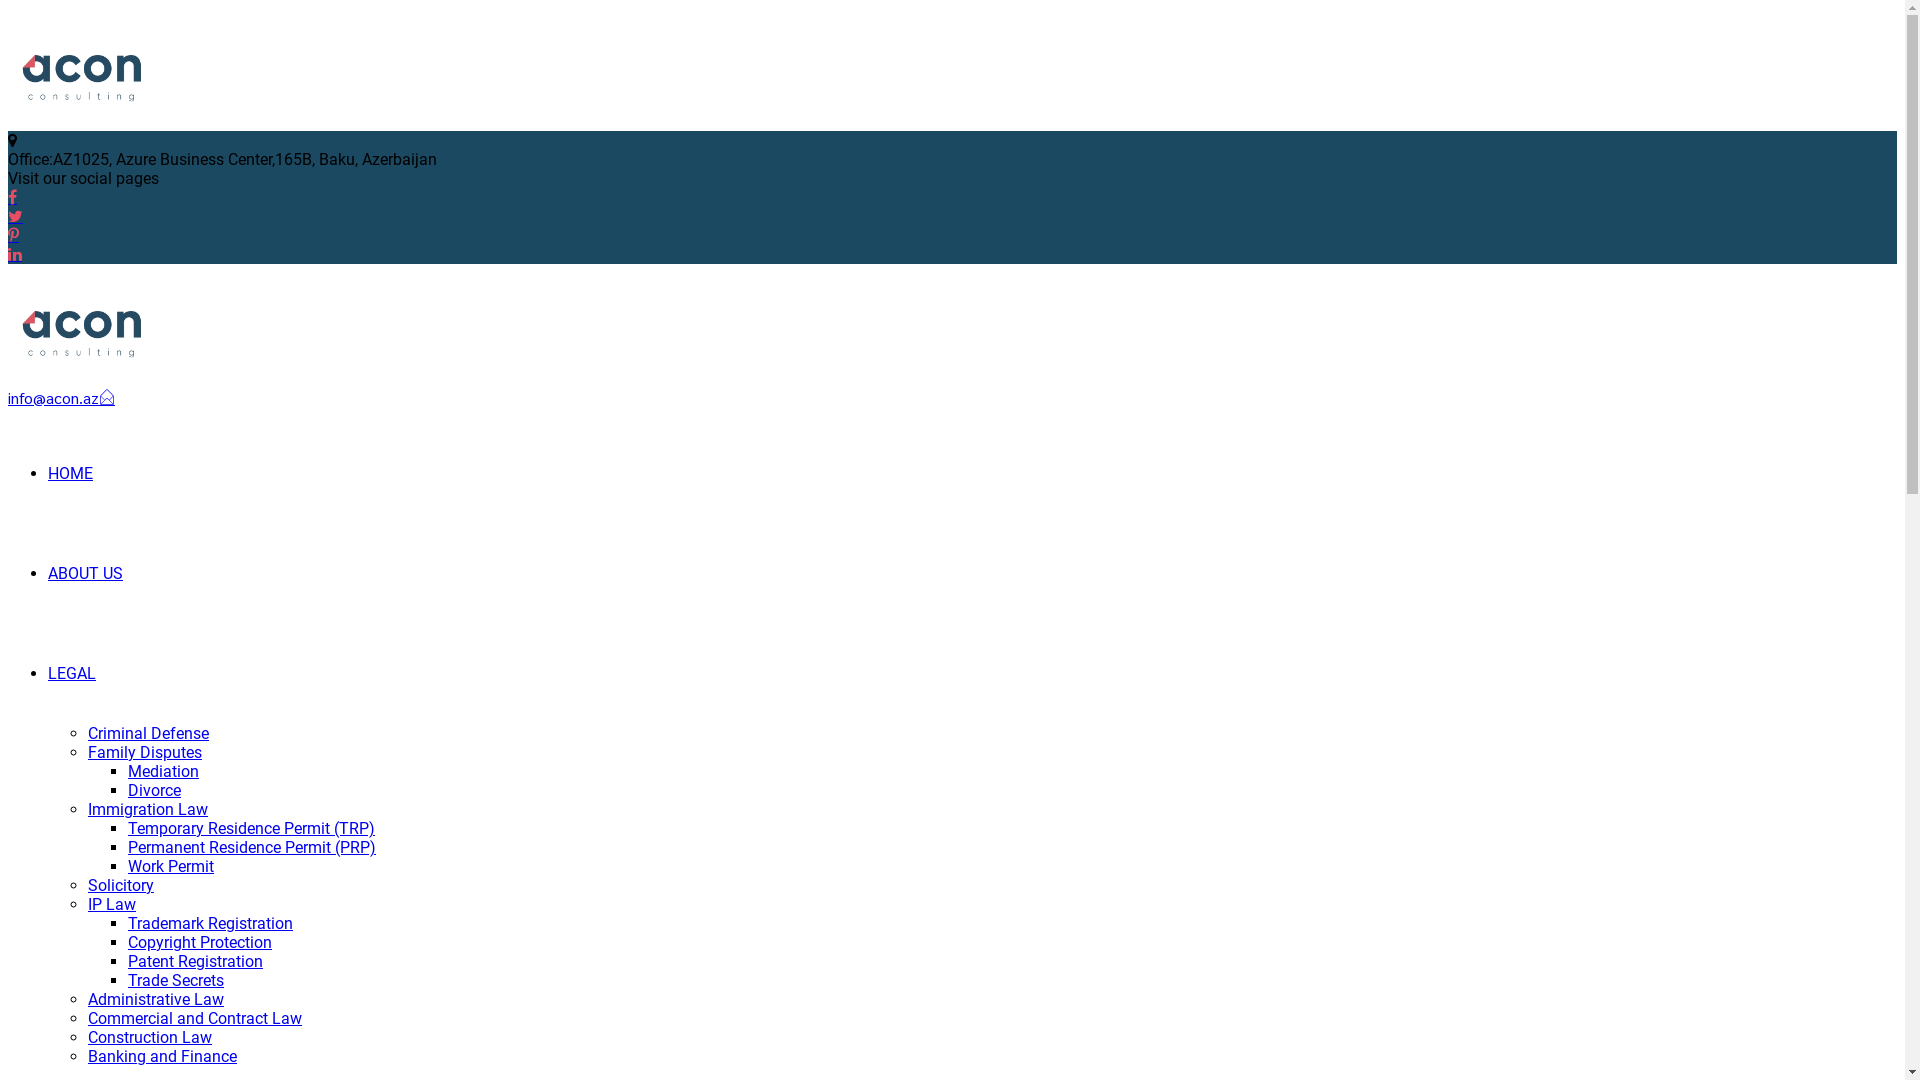 The width and height of the screenshot is (1920, 1080). I want to click on 'Permanent Residence Permit (PRP)', so click(251, 847).